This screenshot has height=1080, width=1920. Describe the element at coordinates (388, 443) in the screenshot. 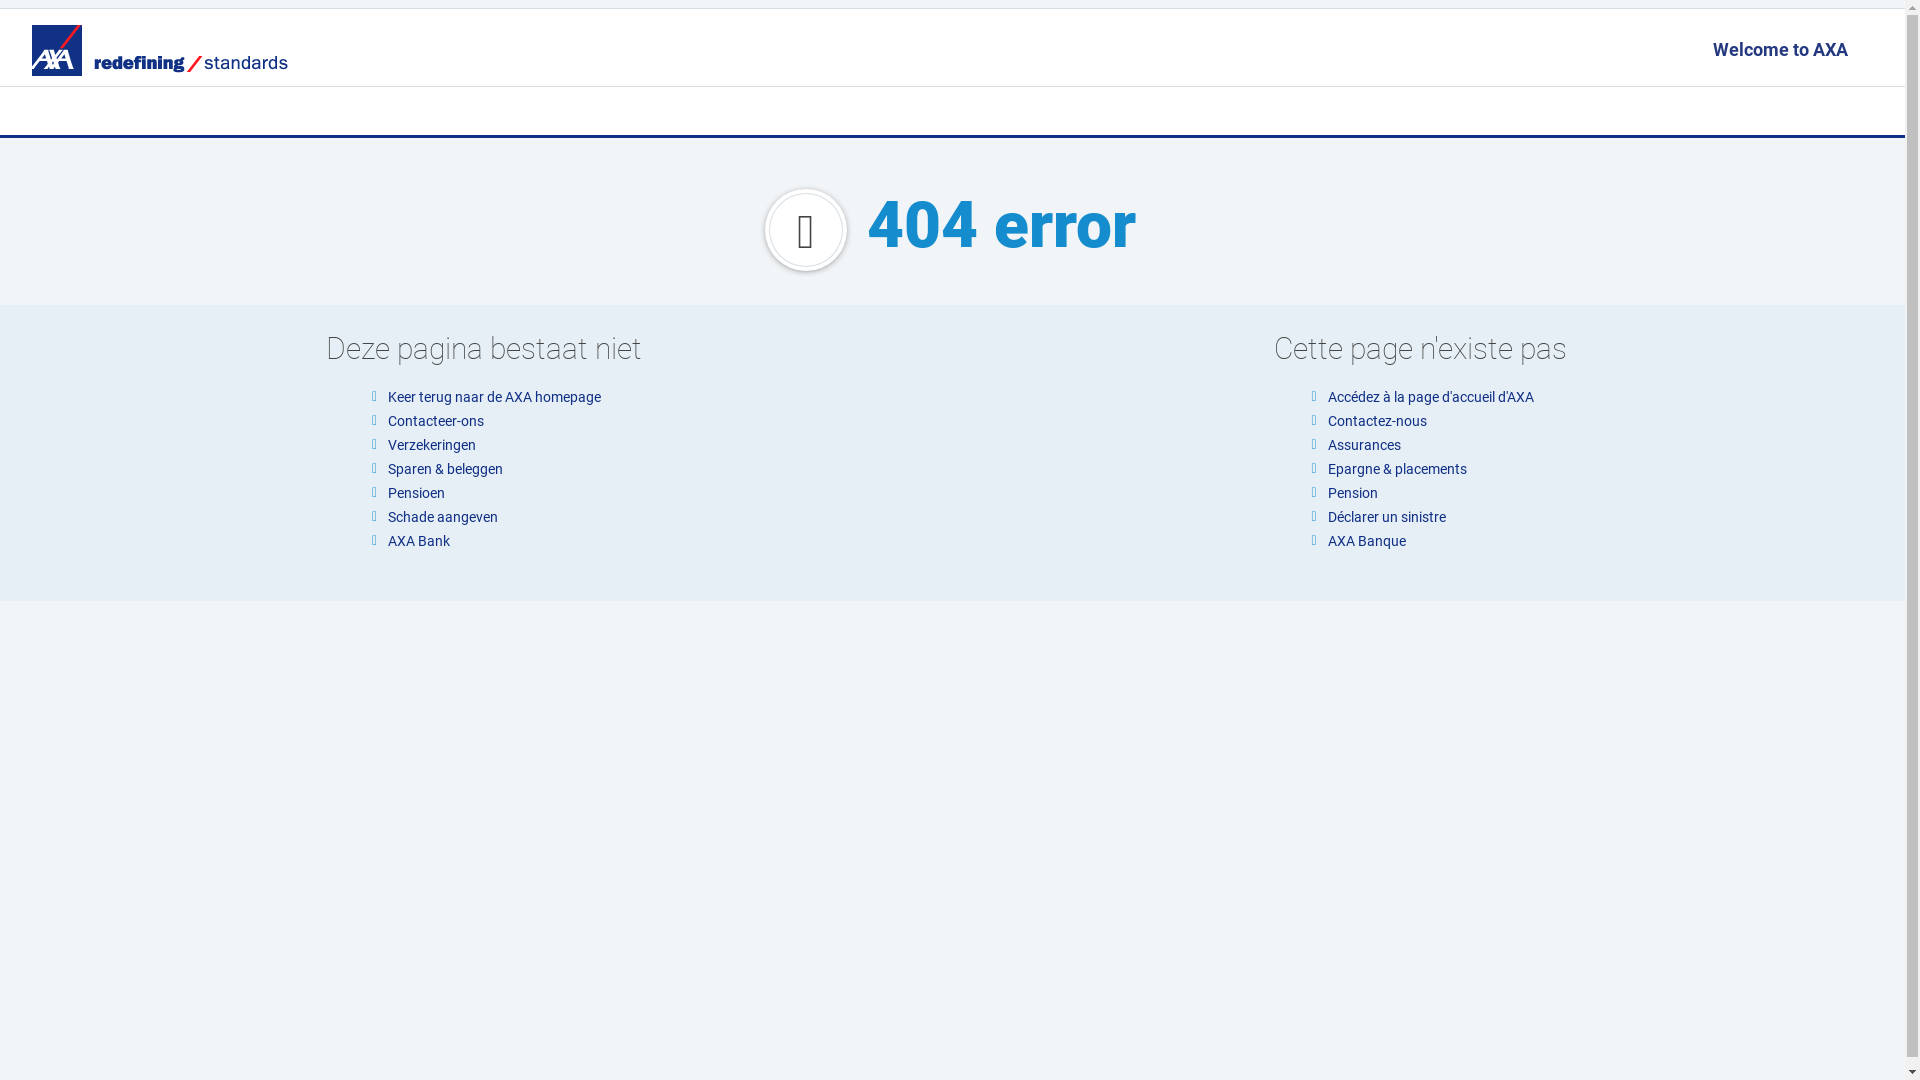

I see `'Verzekeringen'` at that location.